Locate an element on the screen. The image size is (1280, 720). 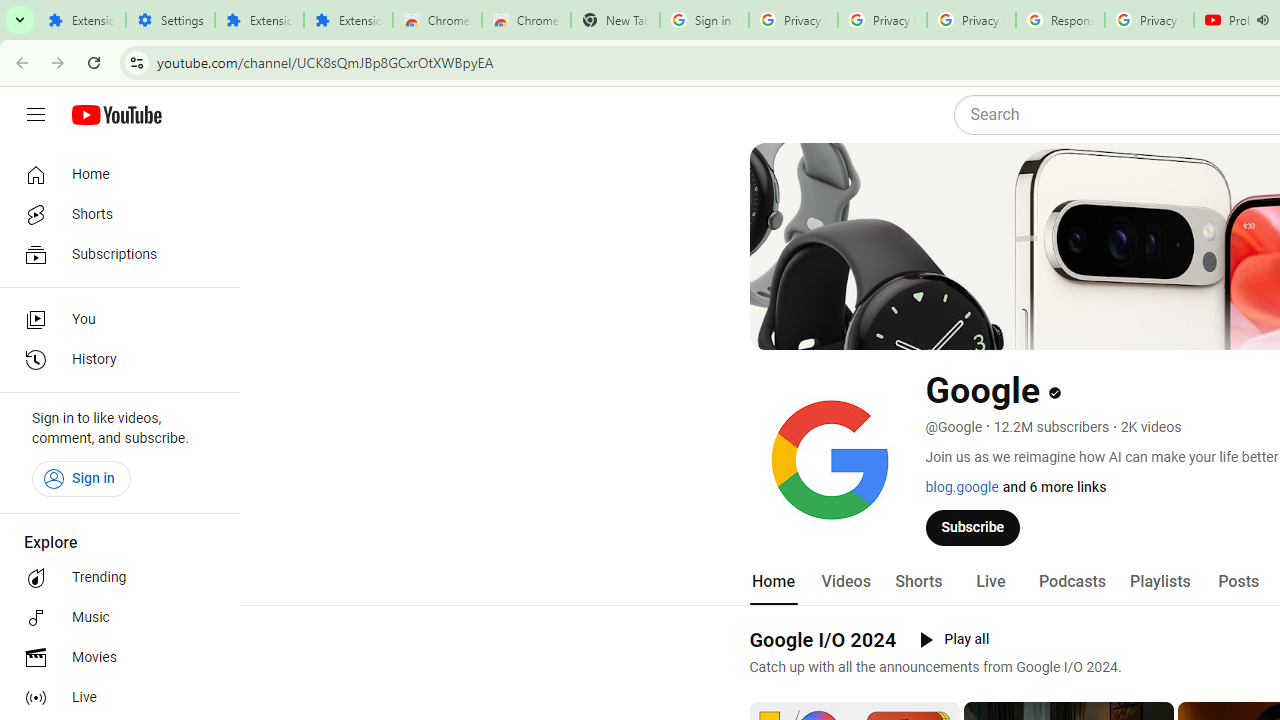
'Chrome Web Store' is located at coordinates (436, 20).